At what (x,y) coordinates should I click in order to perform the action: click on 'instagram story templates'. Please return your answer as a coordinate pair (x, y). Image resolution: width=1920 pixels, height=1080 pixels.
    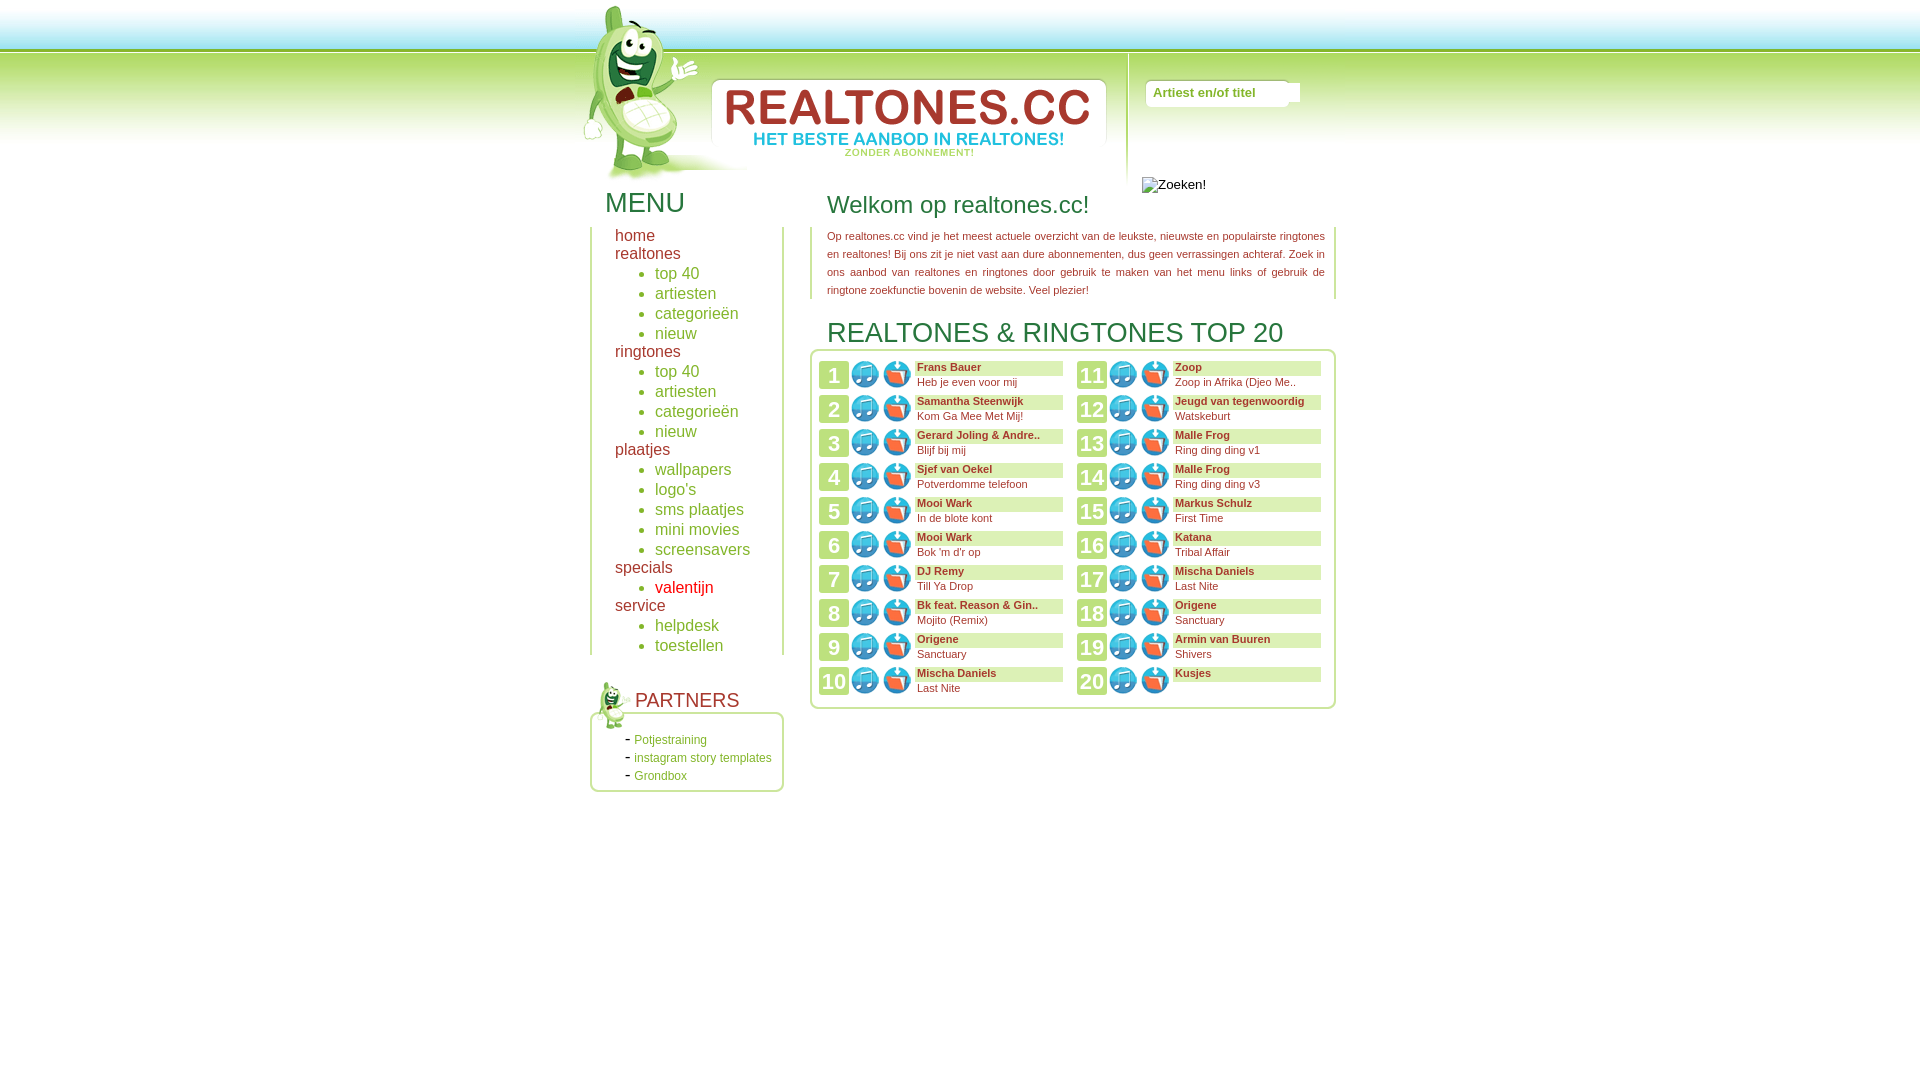
    Looking at the image, I should click on (702, 758).